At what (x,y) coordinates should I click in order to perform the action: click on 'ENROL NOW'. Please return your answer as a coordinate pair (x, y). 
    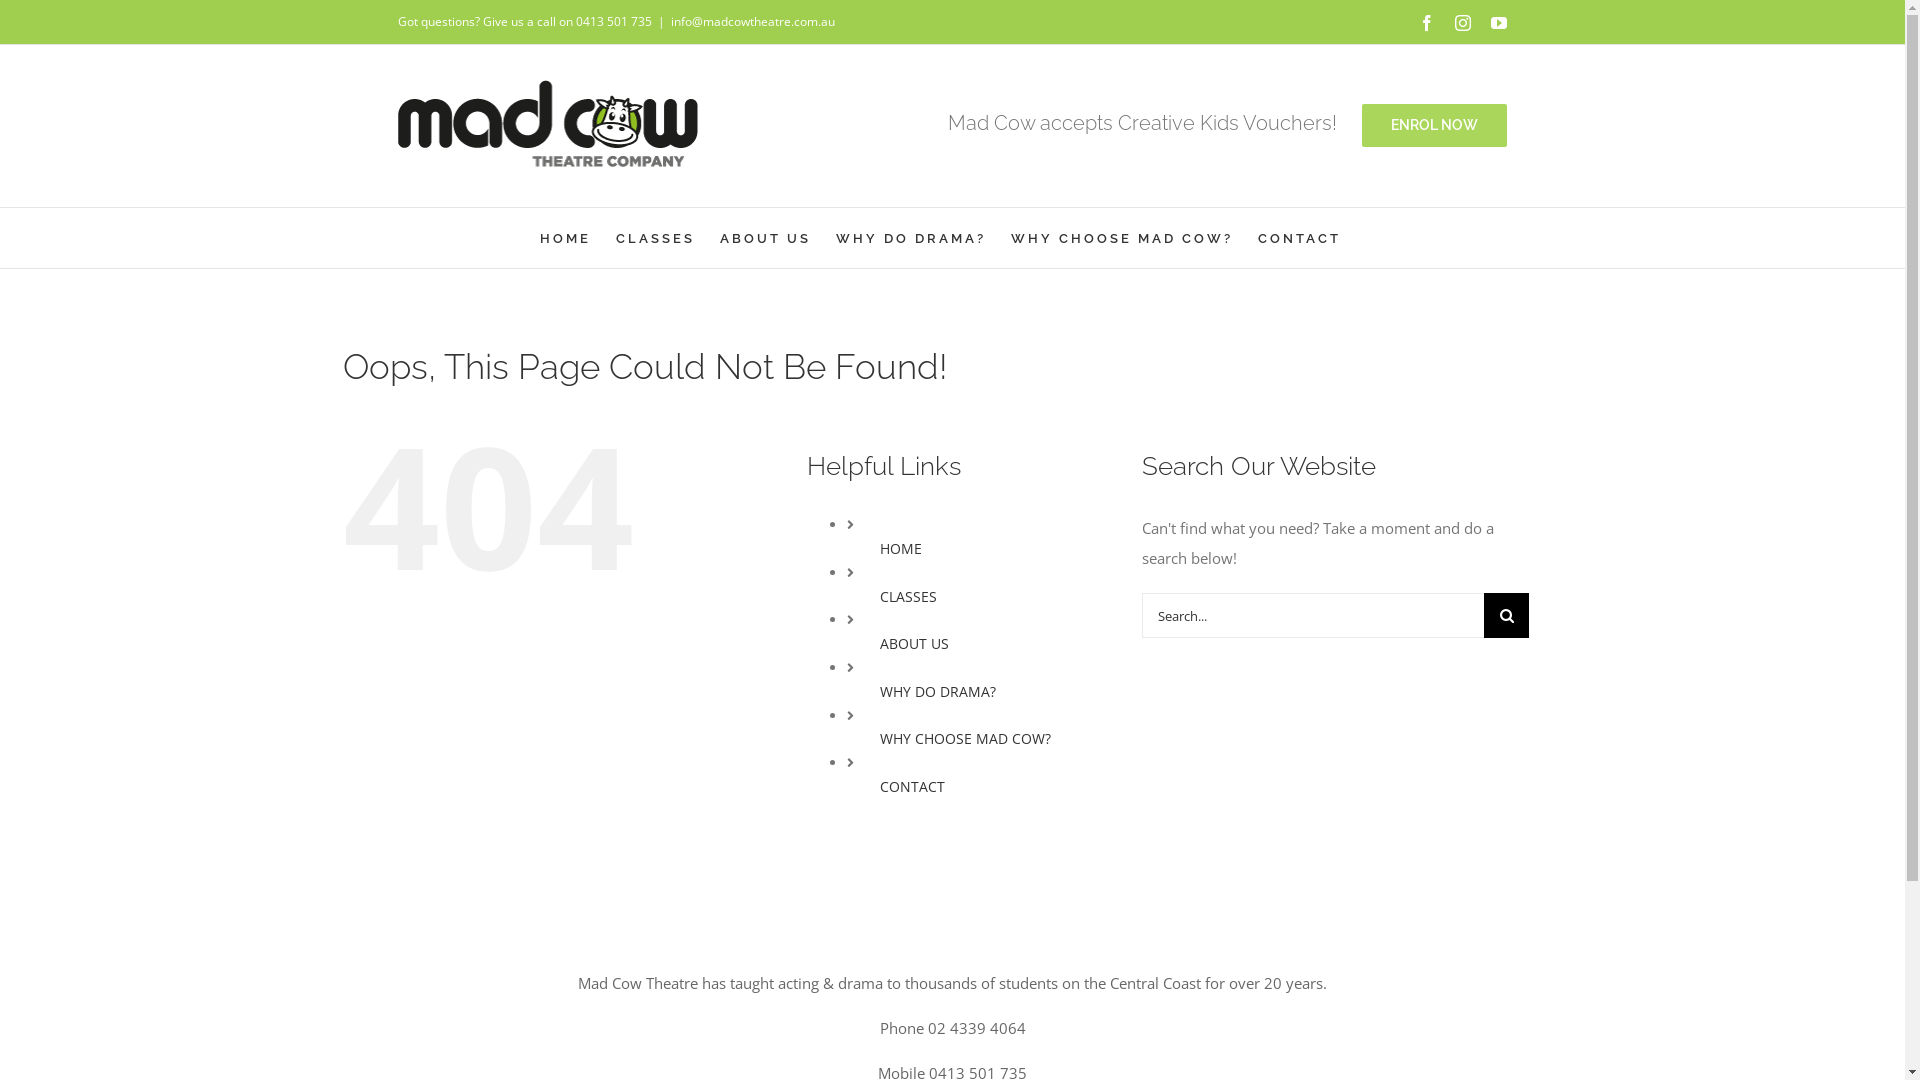
    Looking at the image, I should click on (1361, 125).